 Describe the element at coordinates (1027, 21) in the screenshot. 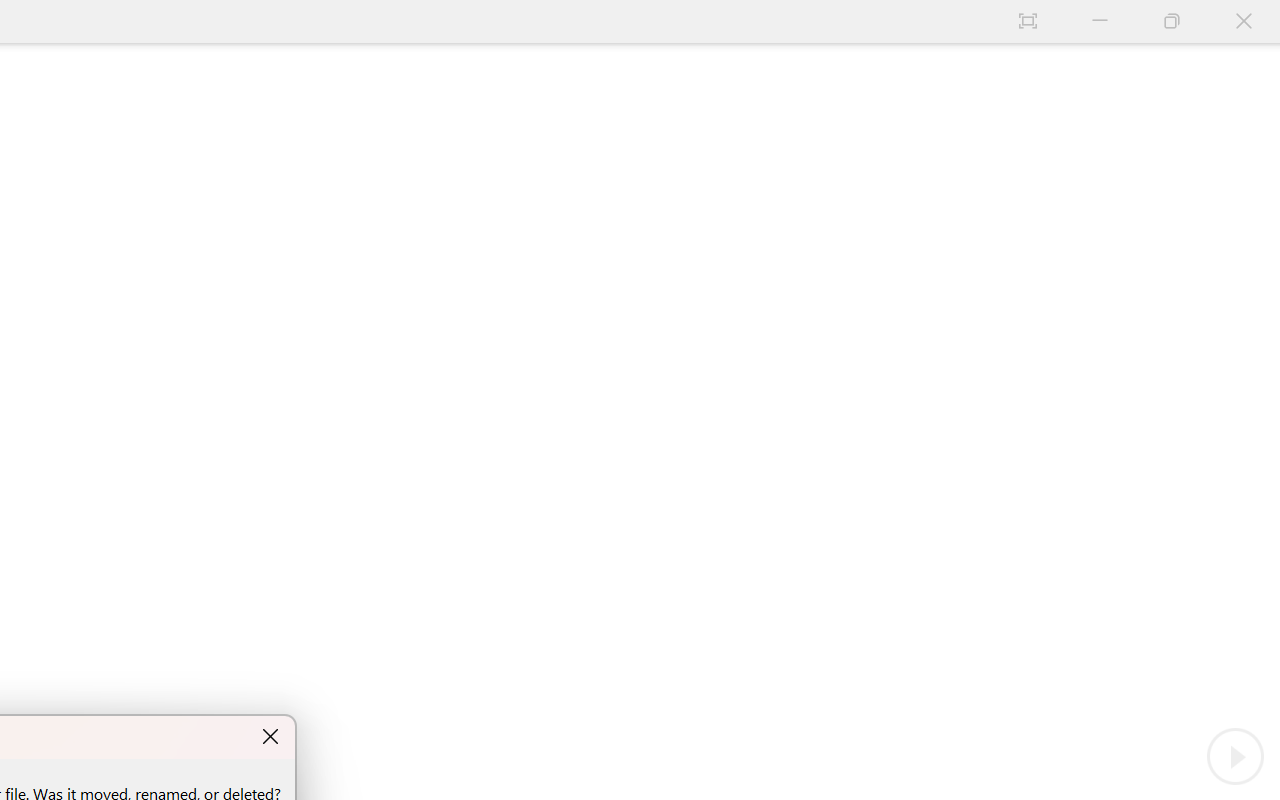

I see `'Auto-hide Reading Toolbar'` at that location.